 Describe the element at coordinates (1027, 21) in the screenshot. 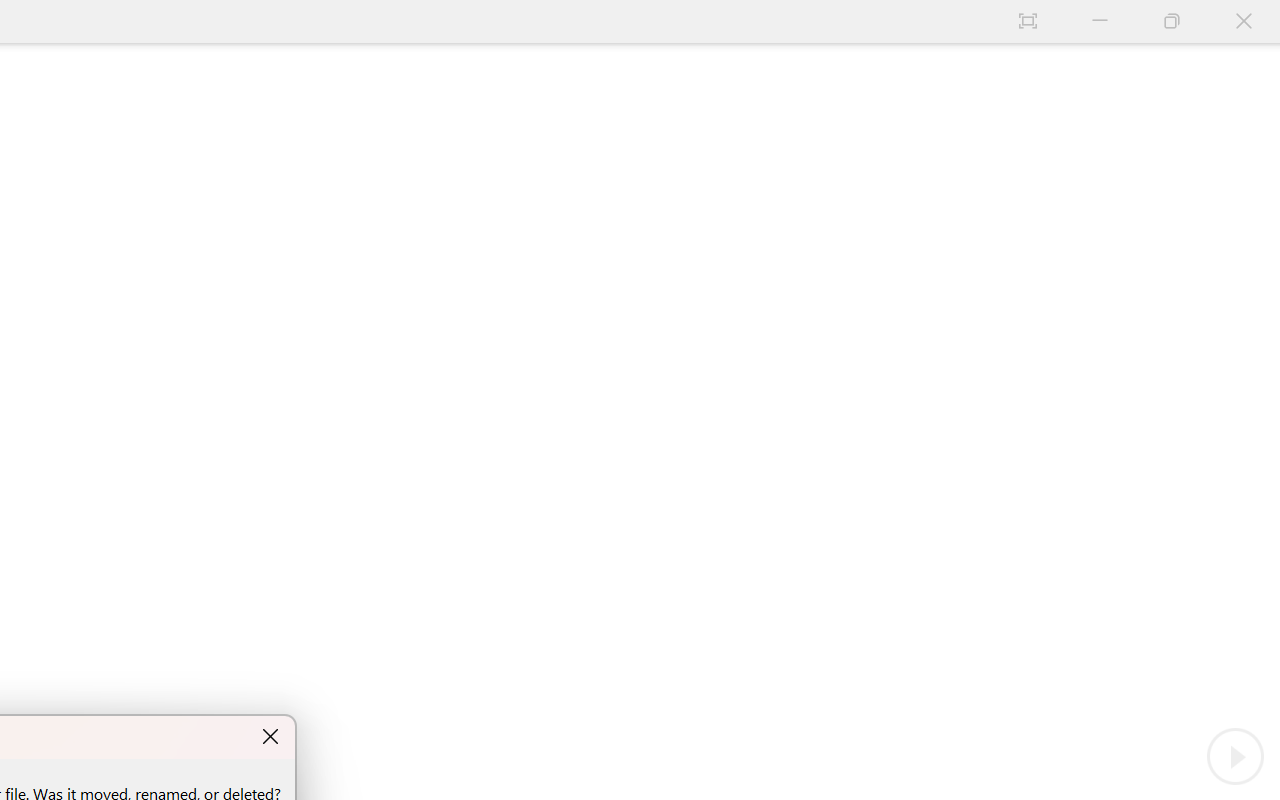

I see `'Auto-hide Reading Toolbar'` at that location.